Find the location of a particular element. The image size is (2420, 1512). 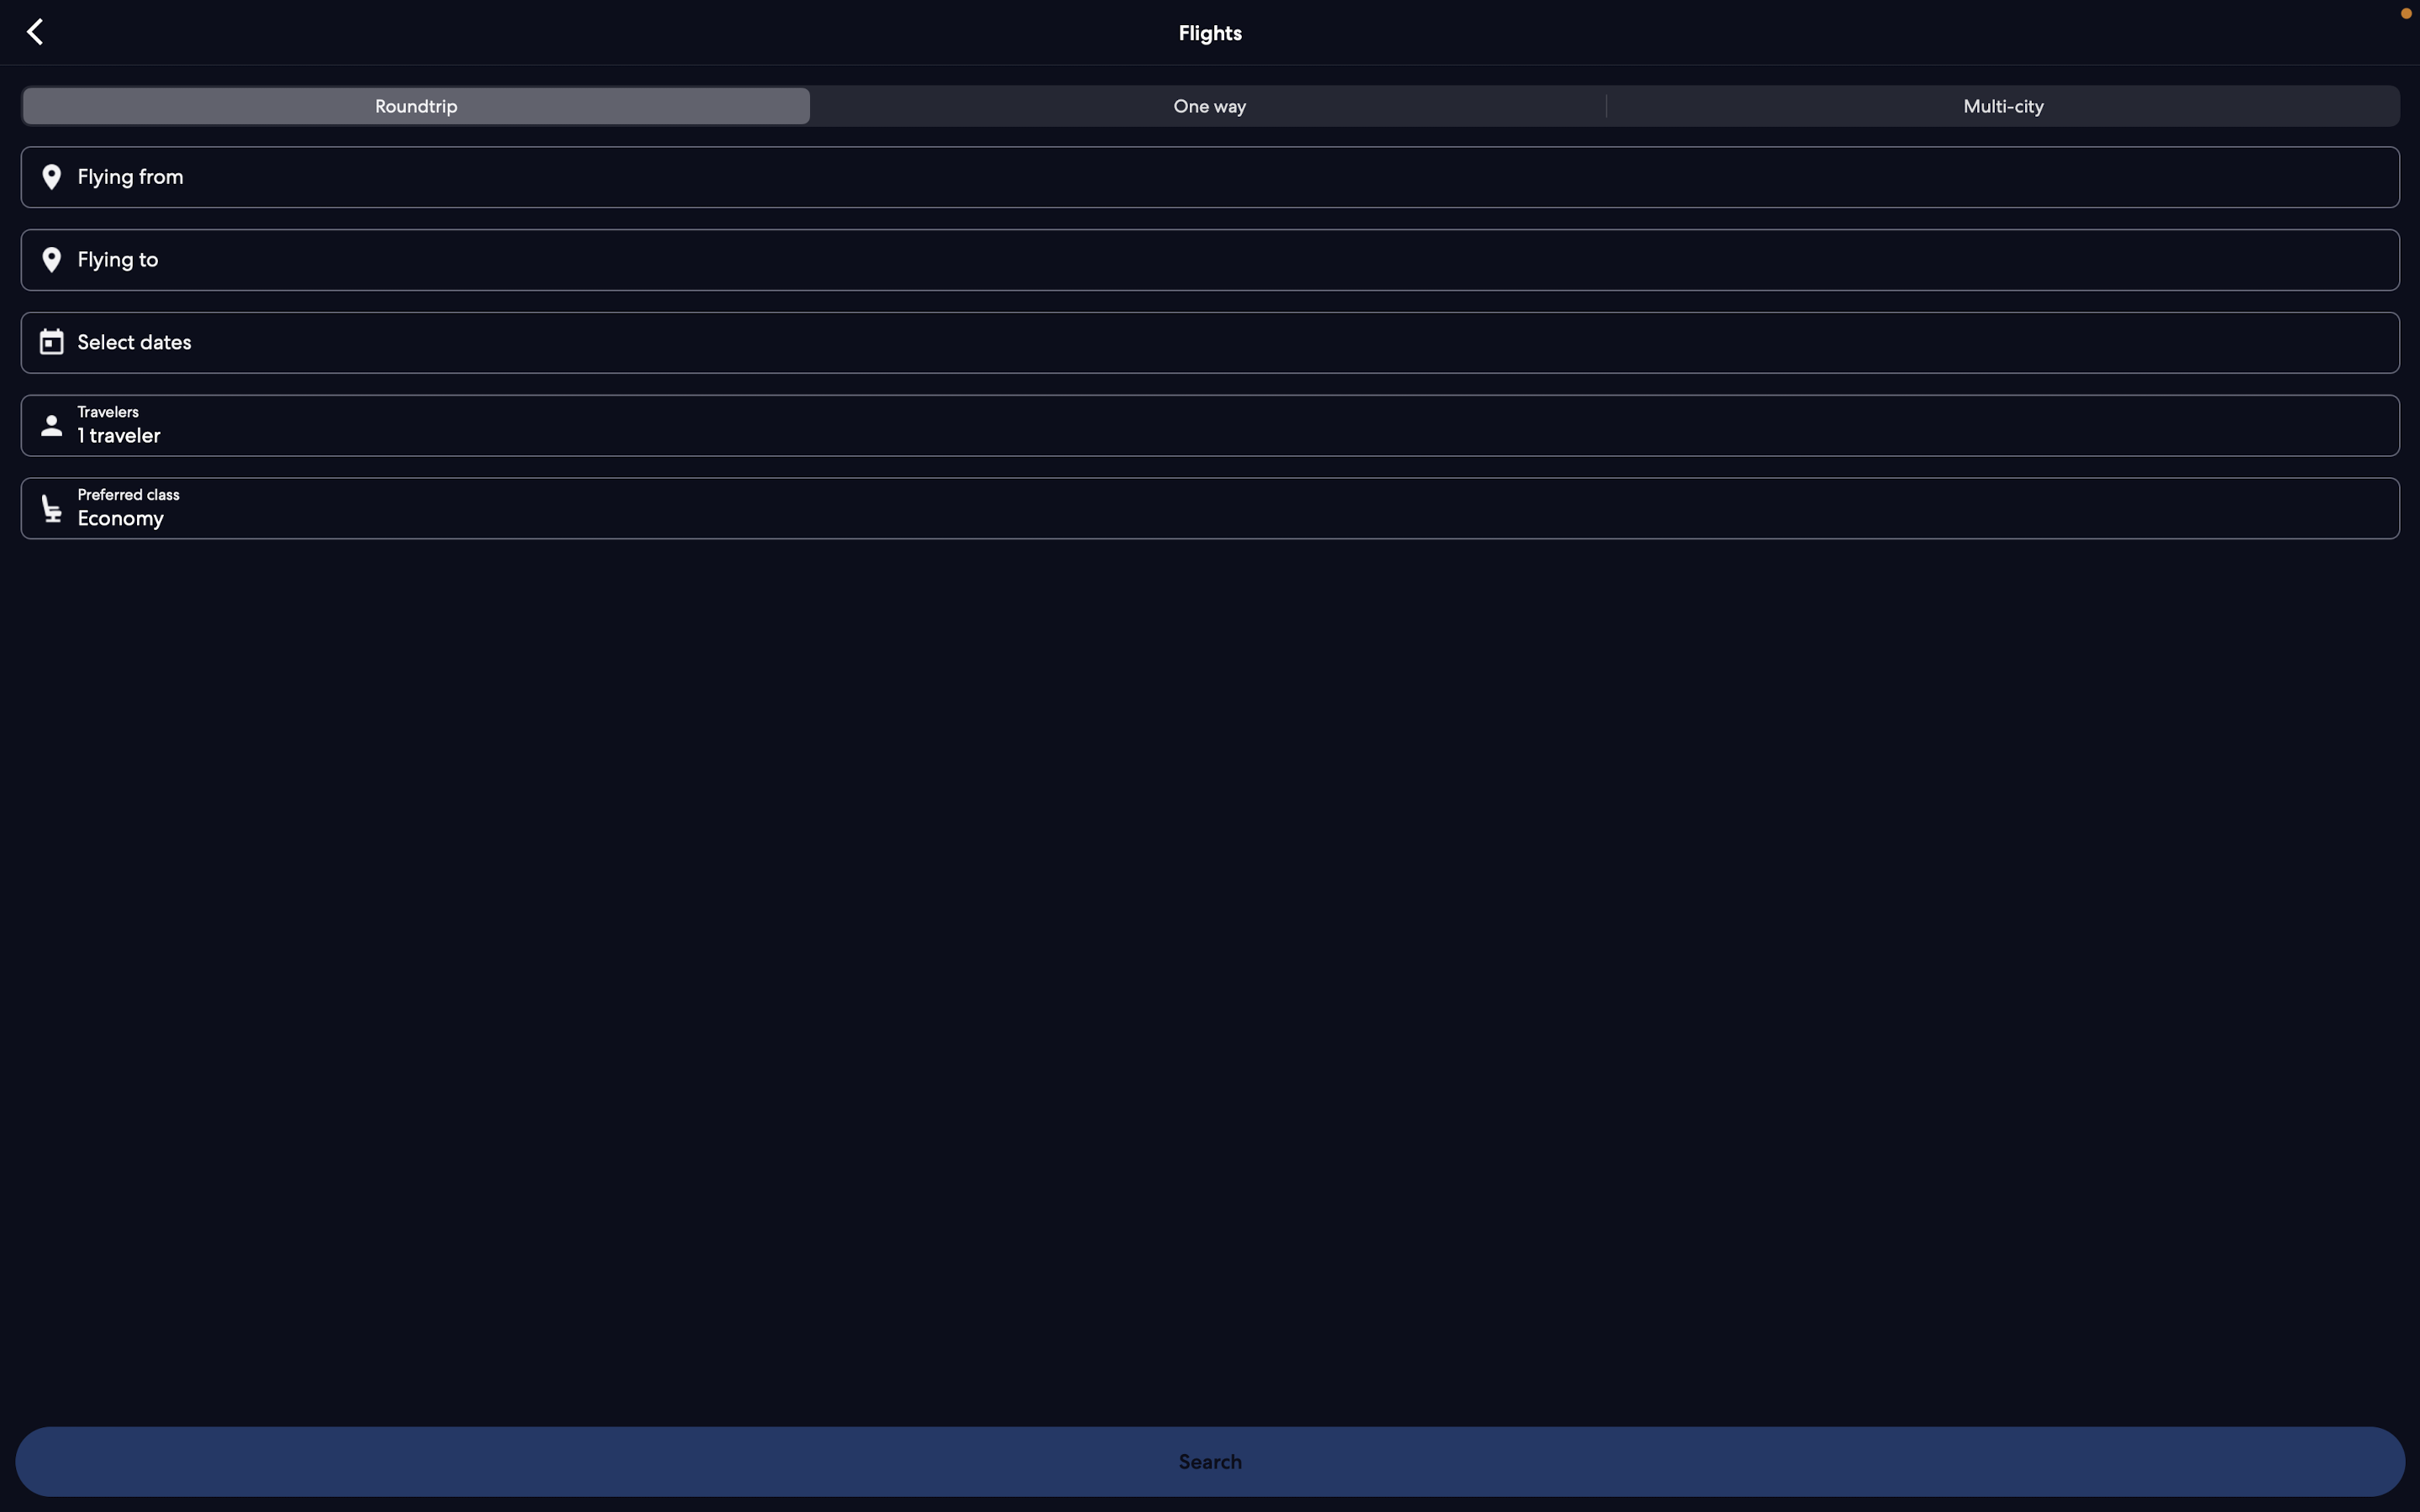

Pick the dates for the journey is located at coordinates (1217, 339).